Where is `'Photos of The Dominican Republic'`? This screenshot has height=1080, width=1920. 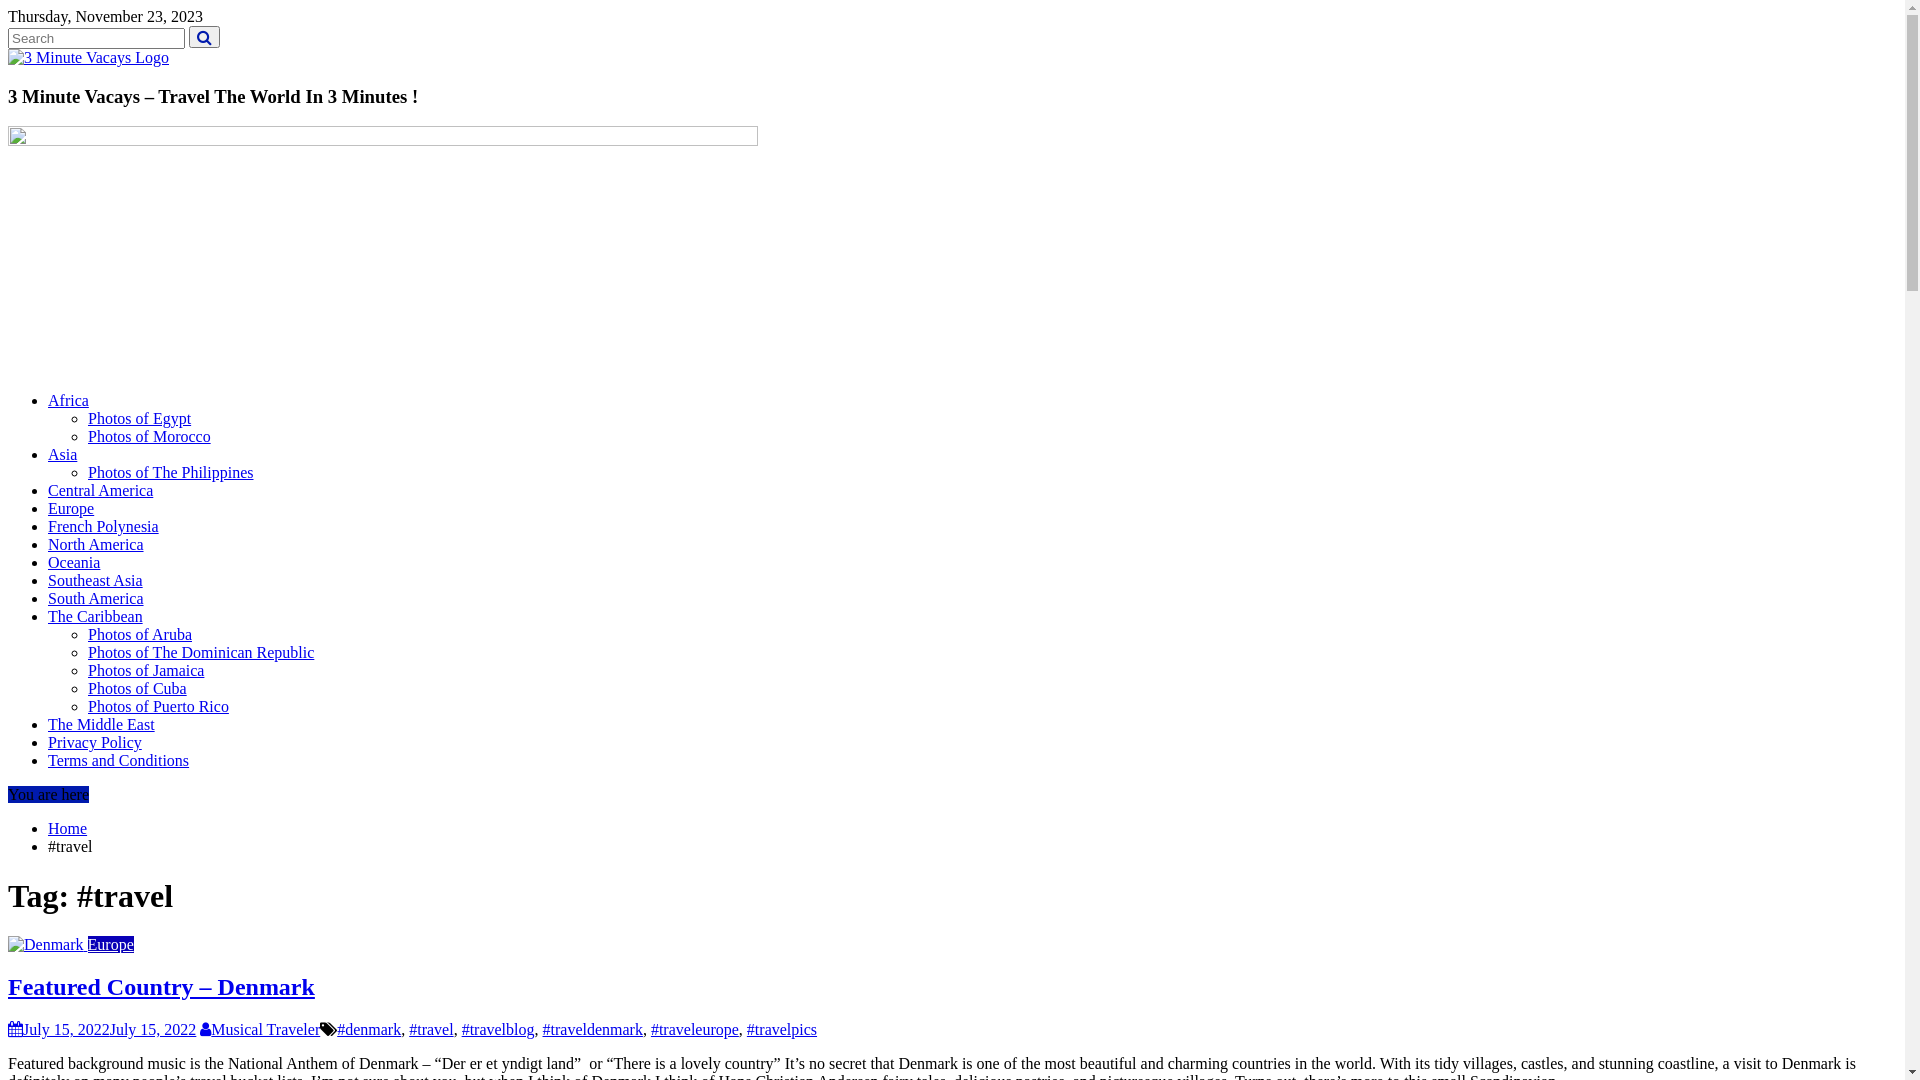 'Photos of The Dominican Republic' is located at coordinates (201, 652).